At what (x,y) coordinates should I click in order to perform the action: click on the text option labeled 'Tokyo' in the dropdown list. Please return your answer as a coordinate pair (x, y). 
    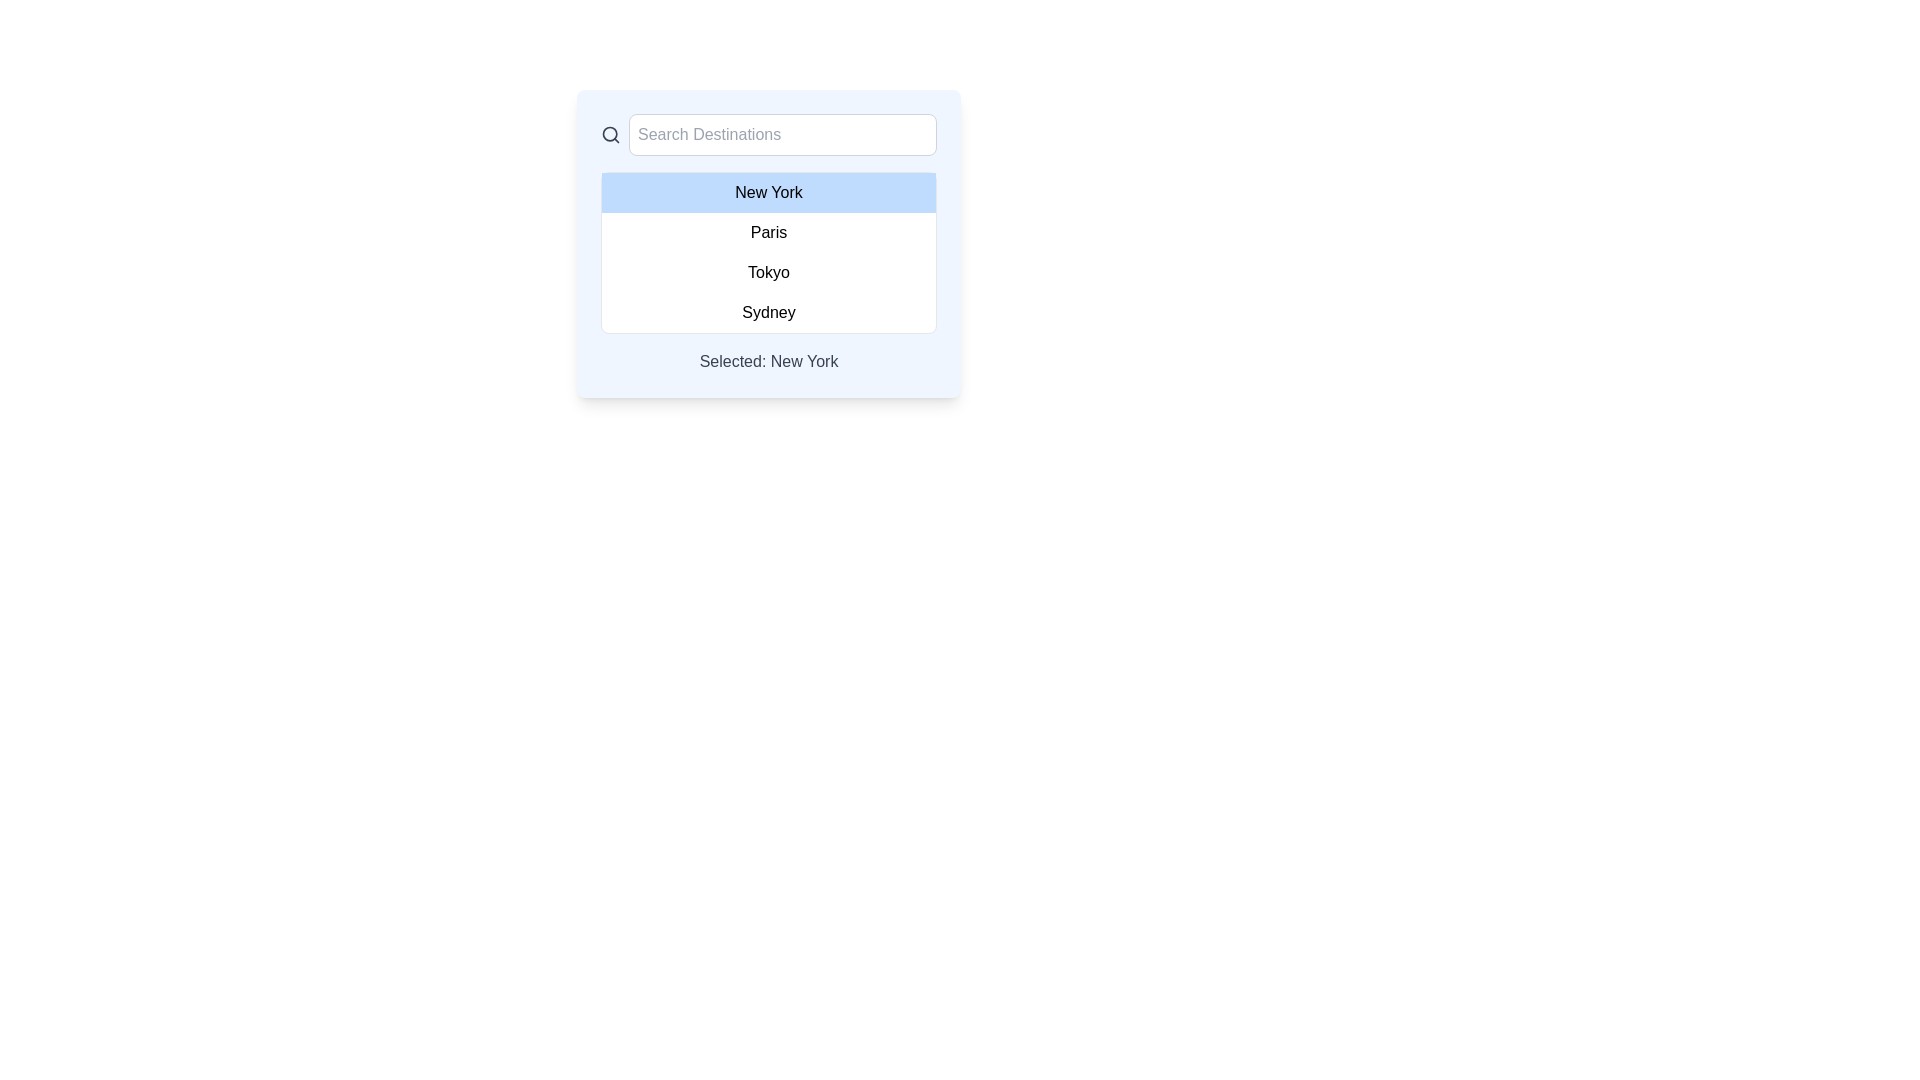
    Looking at the image, I should click on (767, 273).